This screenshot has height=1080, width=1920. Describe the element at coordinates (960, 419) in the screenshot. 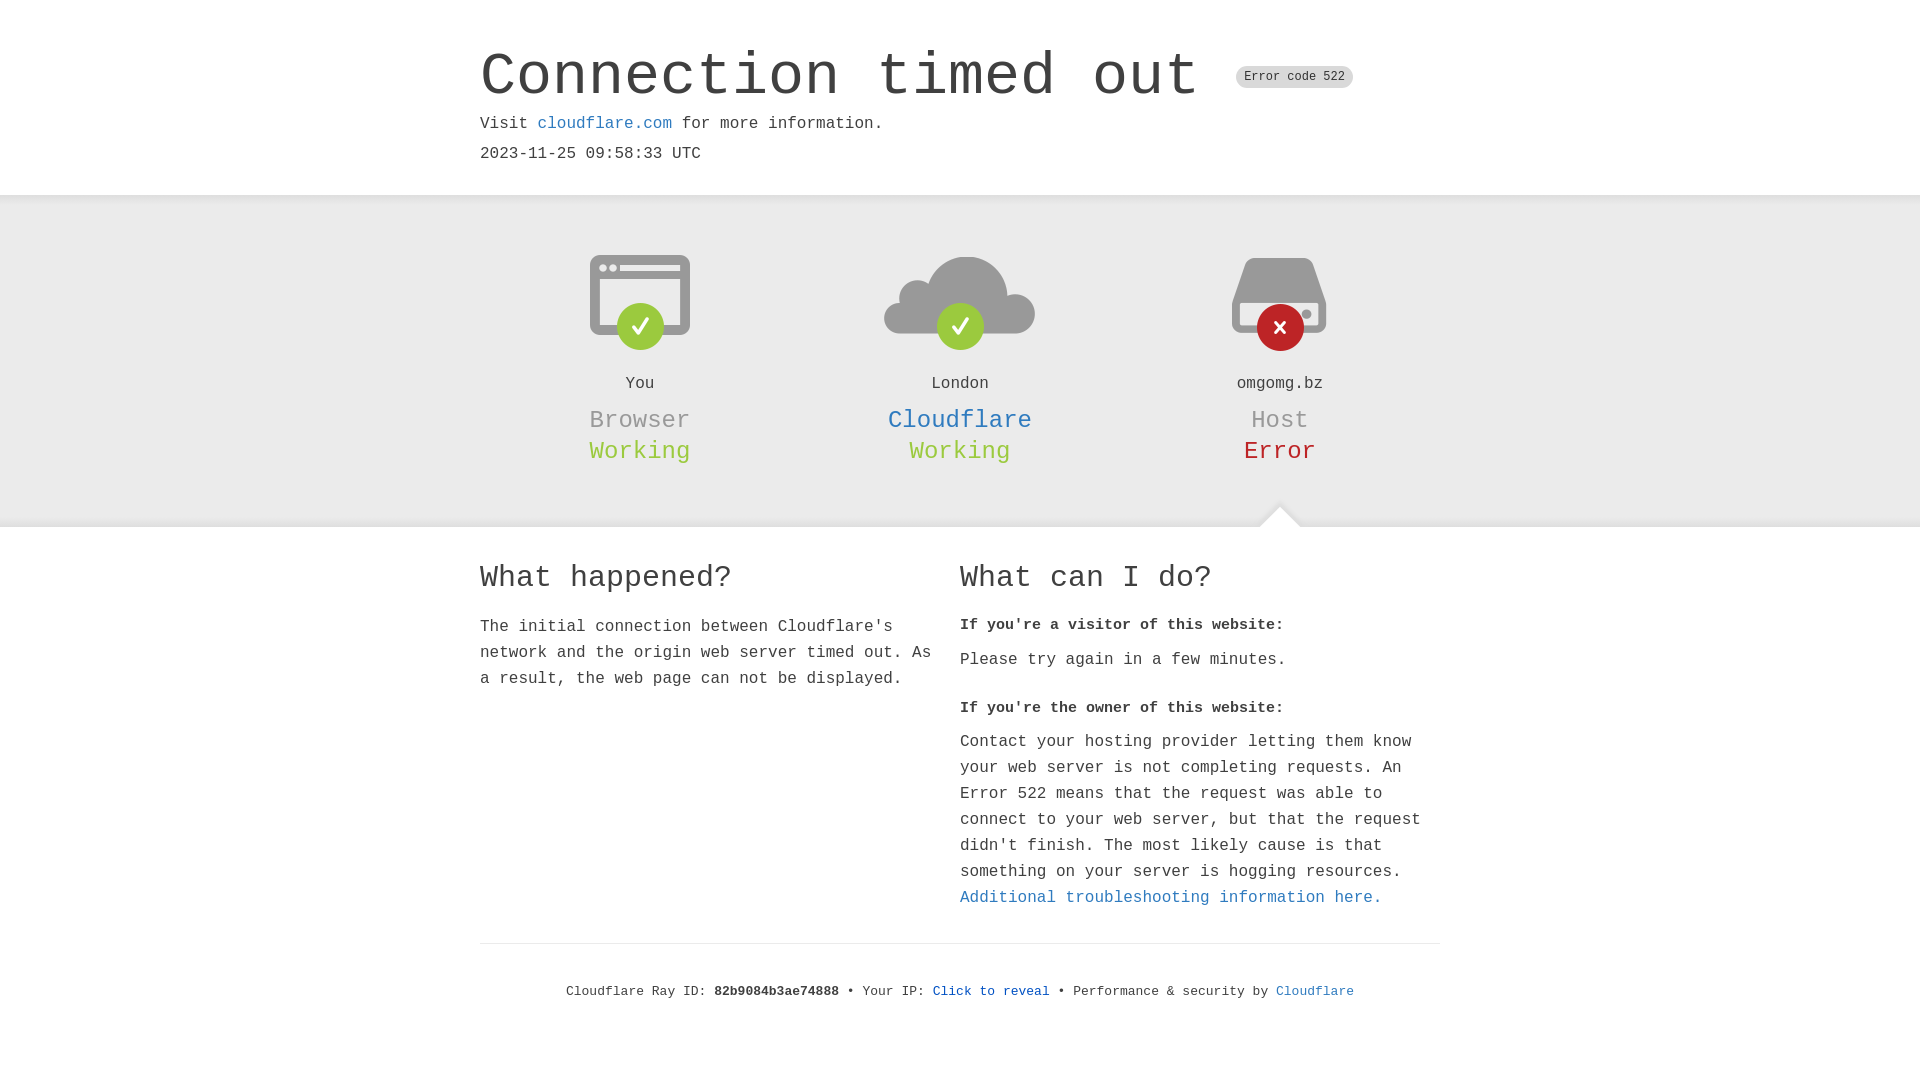

I see `'Cloudflare'` at that location.